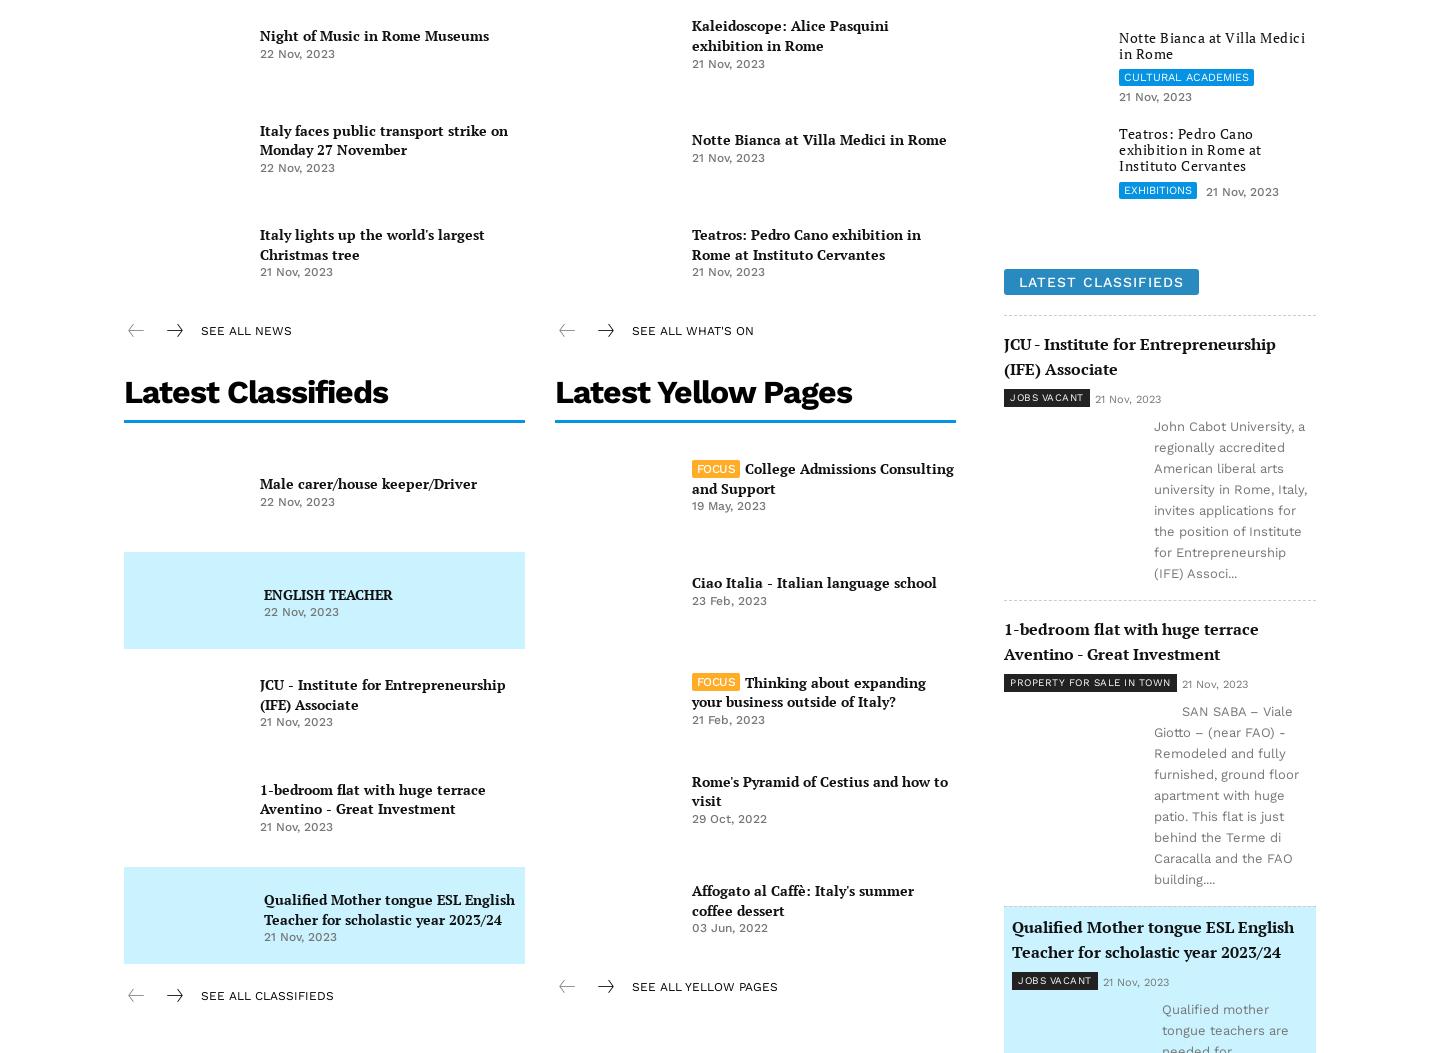 This screenshot has height=1053, width=1440. Describe the element at coordinates (691, 599) in the screenshot. I see `'23 Feb, 2023'` at that location.